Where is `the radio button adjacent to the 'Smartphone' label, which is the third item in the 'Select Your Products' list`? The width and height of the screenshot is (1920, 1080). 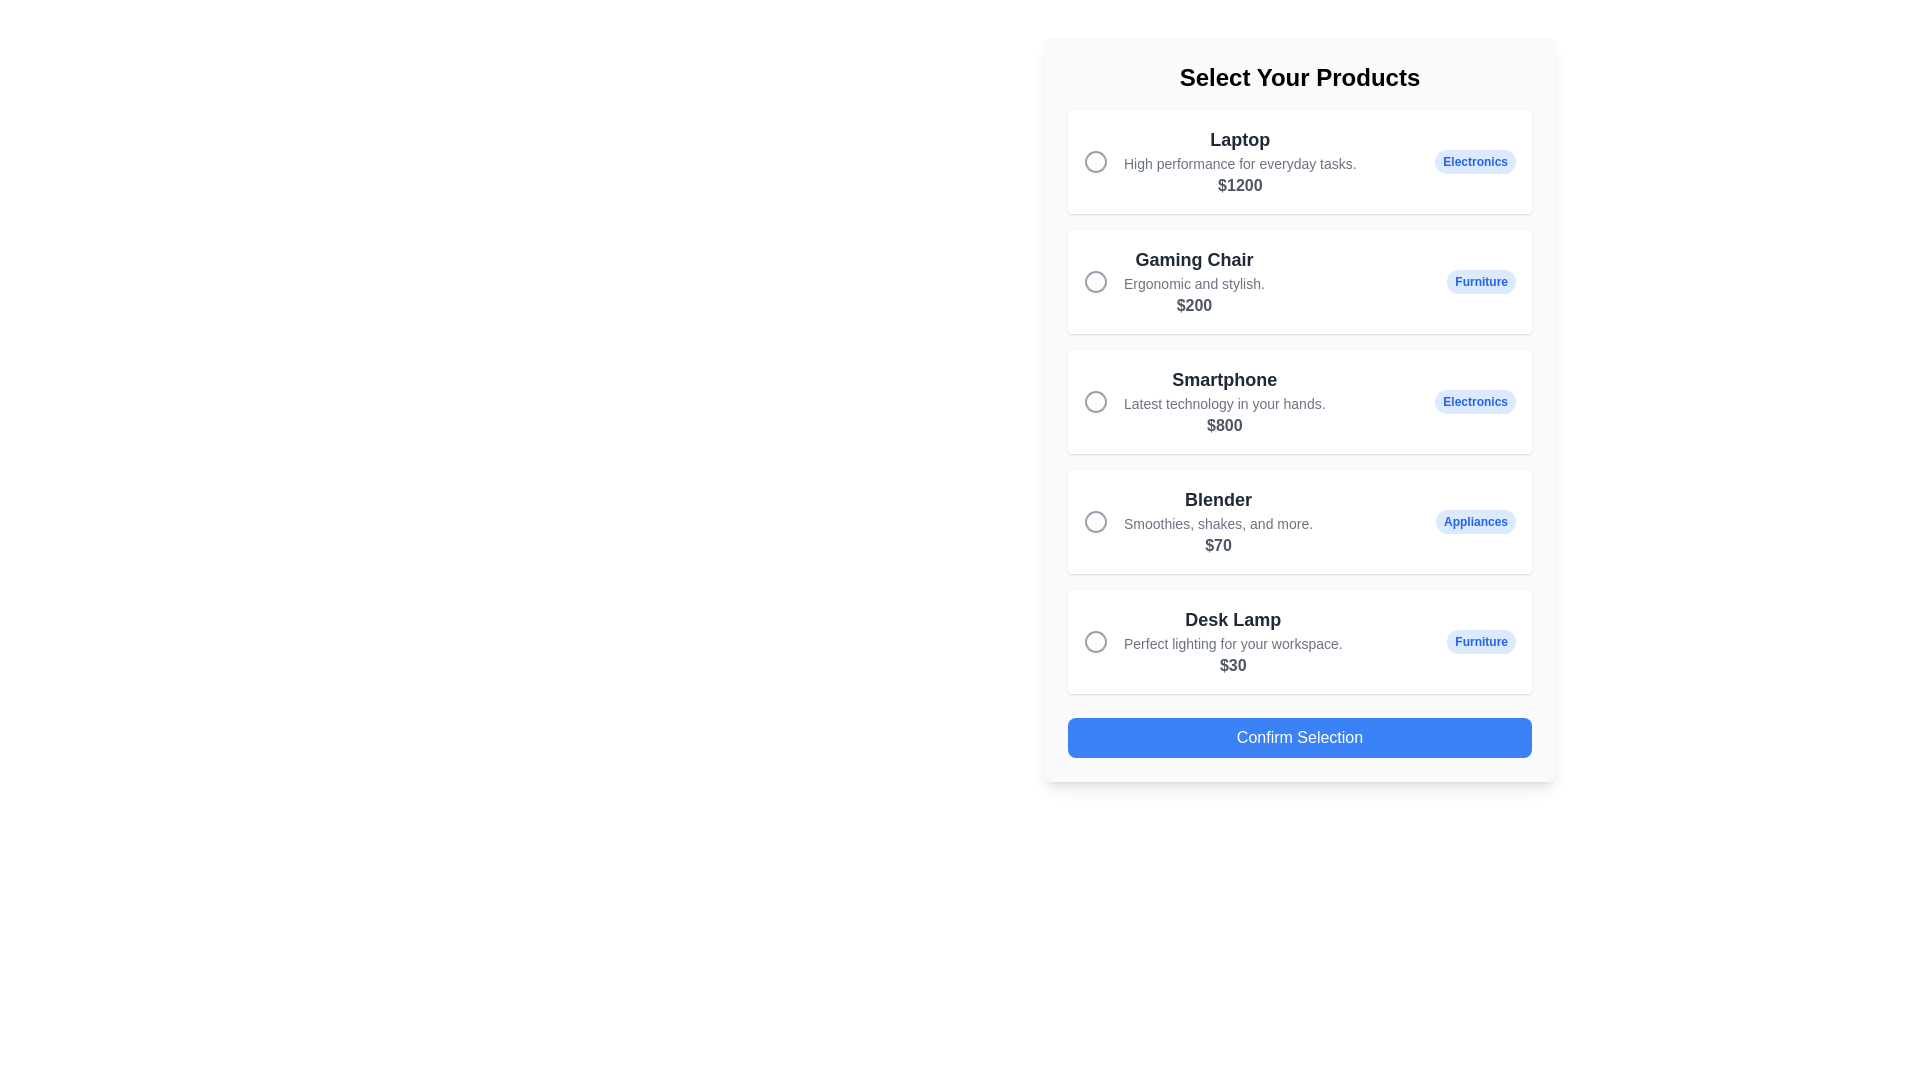
the radio button adjacent to the 'Smartphone' label, which is the third item in the 'Select Your Products' list is located at coordinates (1223, 401).